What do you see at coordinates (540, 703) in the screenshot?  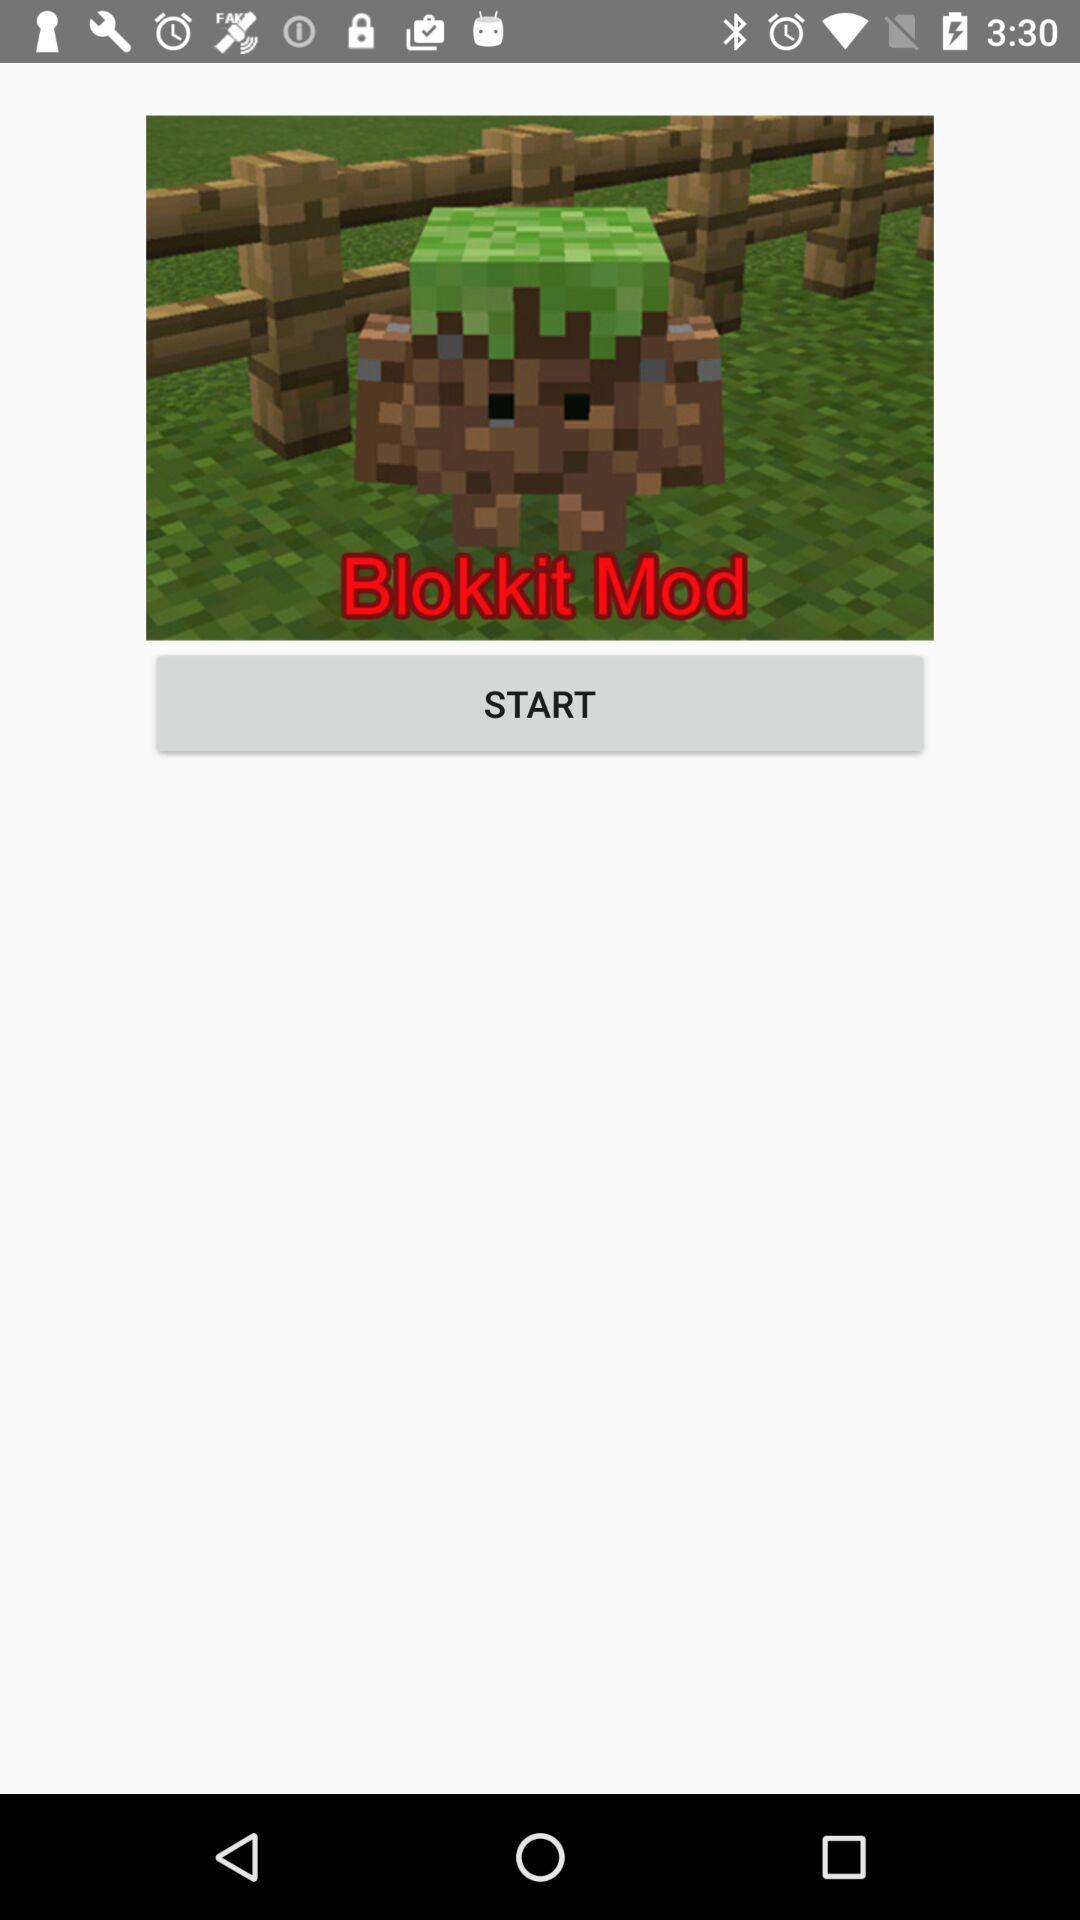 I see `button at the center` at bounding box center [540, 703].